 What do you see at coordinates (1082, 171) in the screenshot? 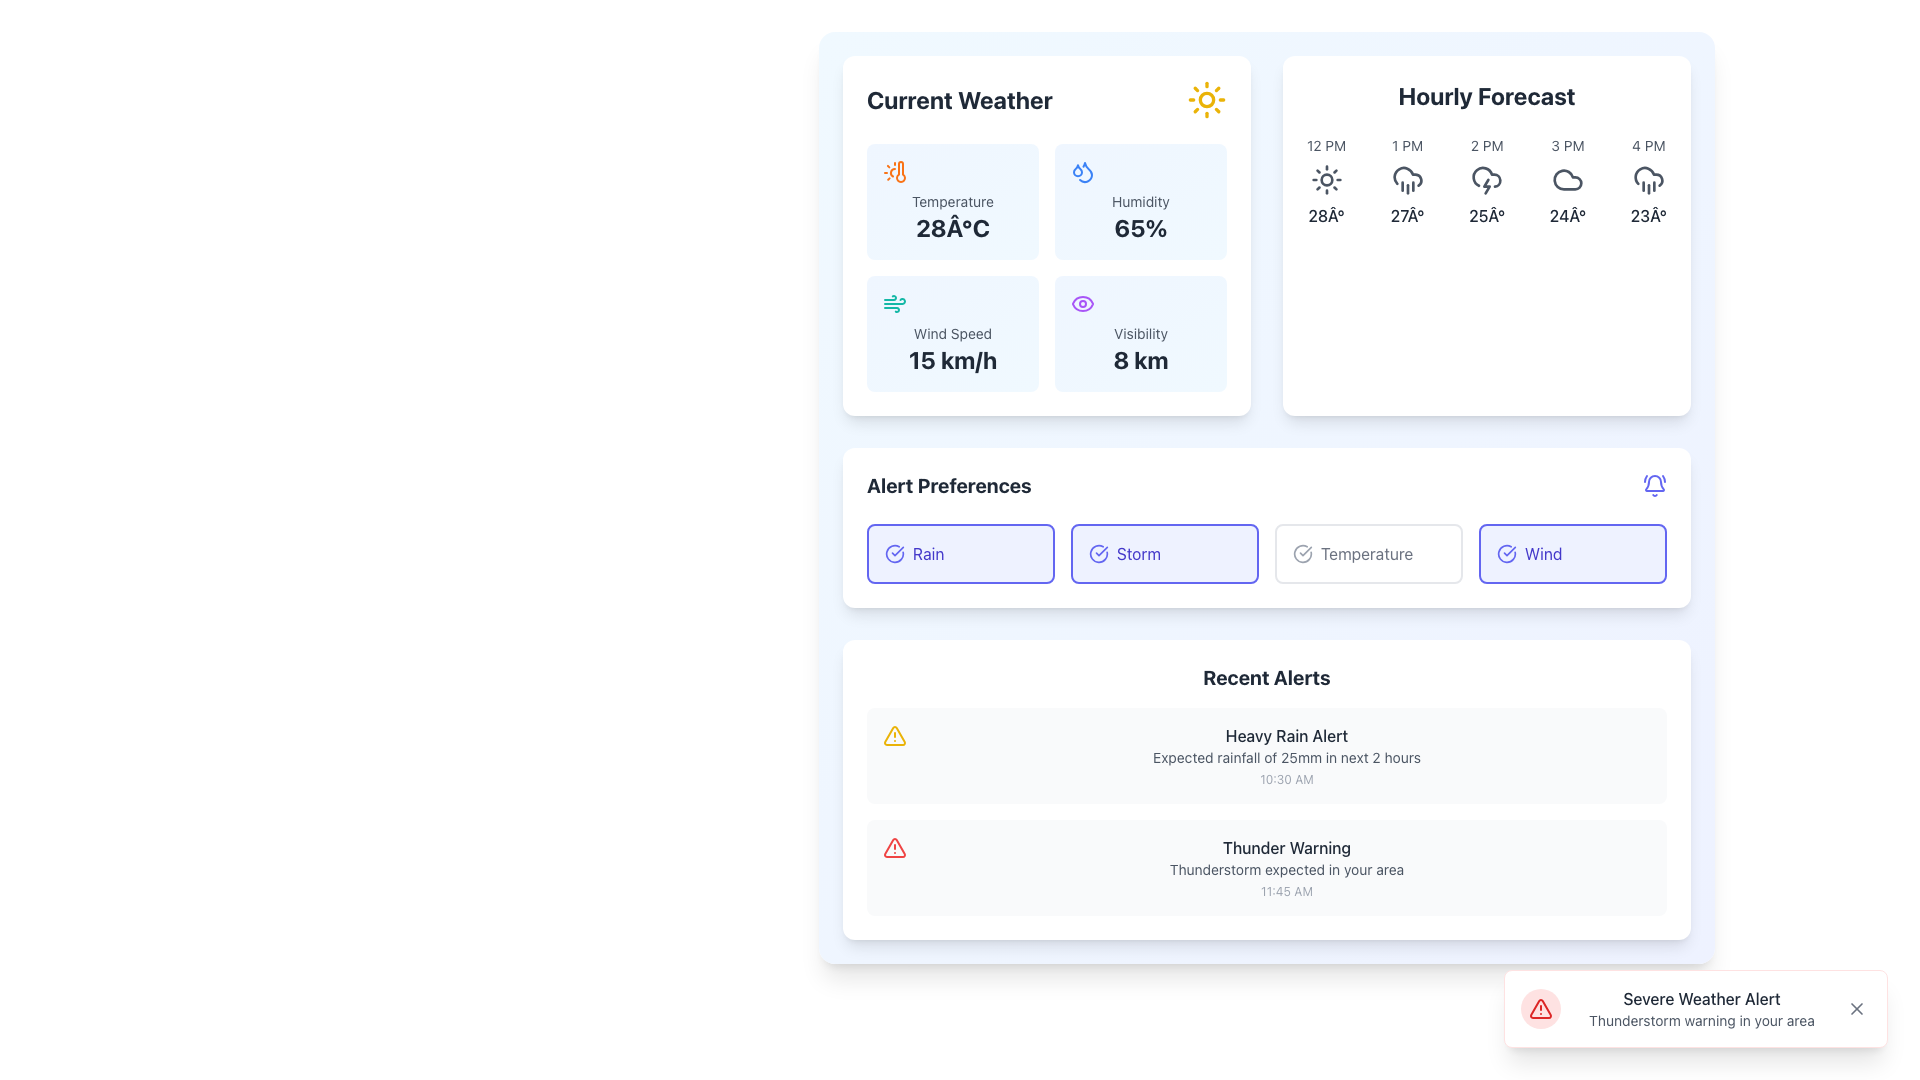
I see `the blue-colored droplet-like icon in the 'Humidity' panel located to the left of the text 'Humidity' and above '65%'` at bounding box center [1082, 171].